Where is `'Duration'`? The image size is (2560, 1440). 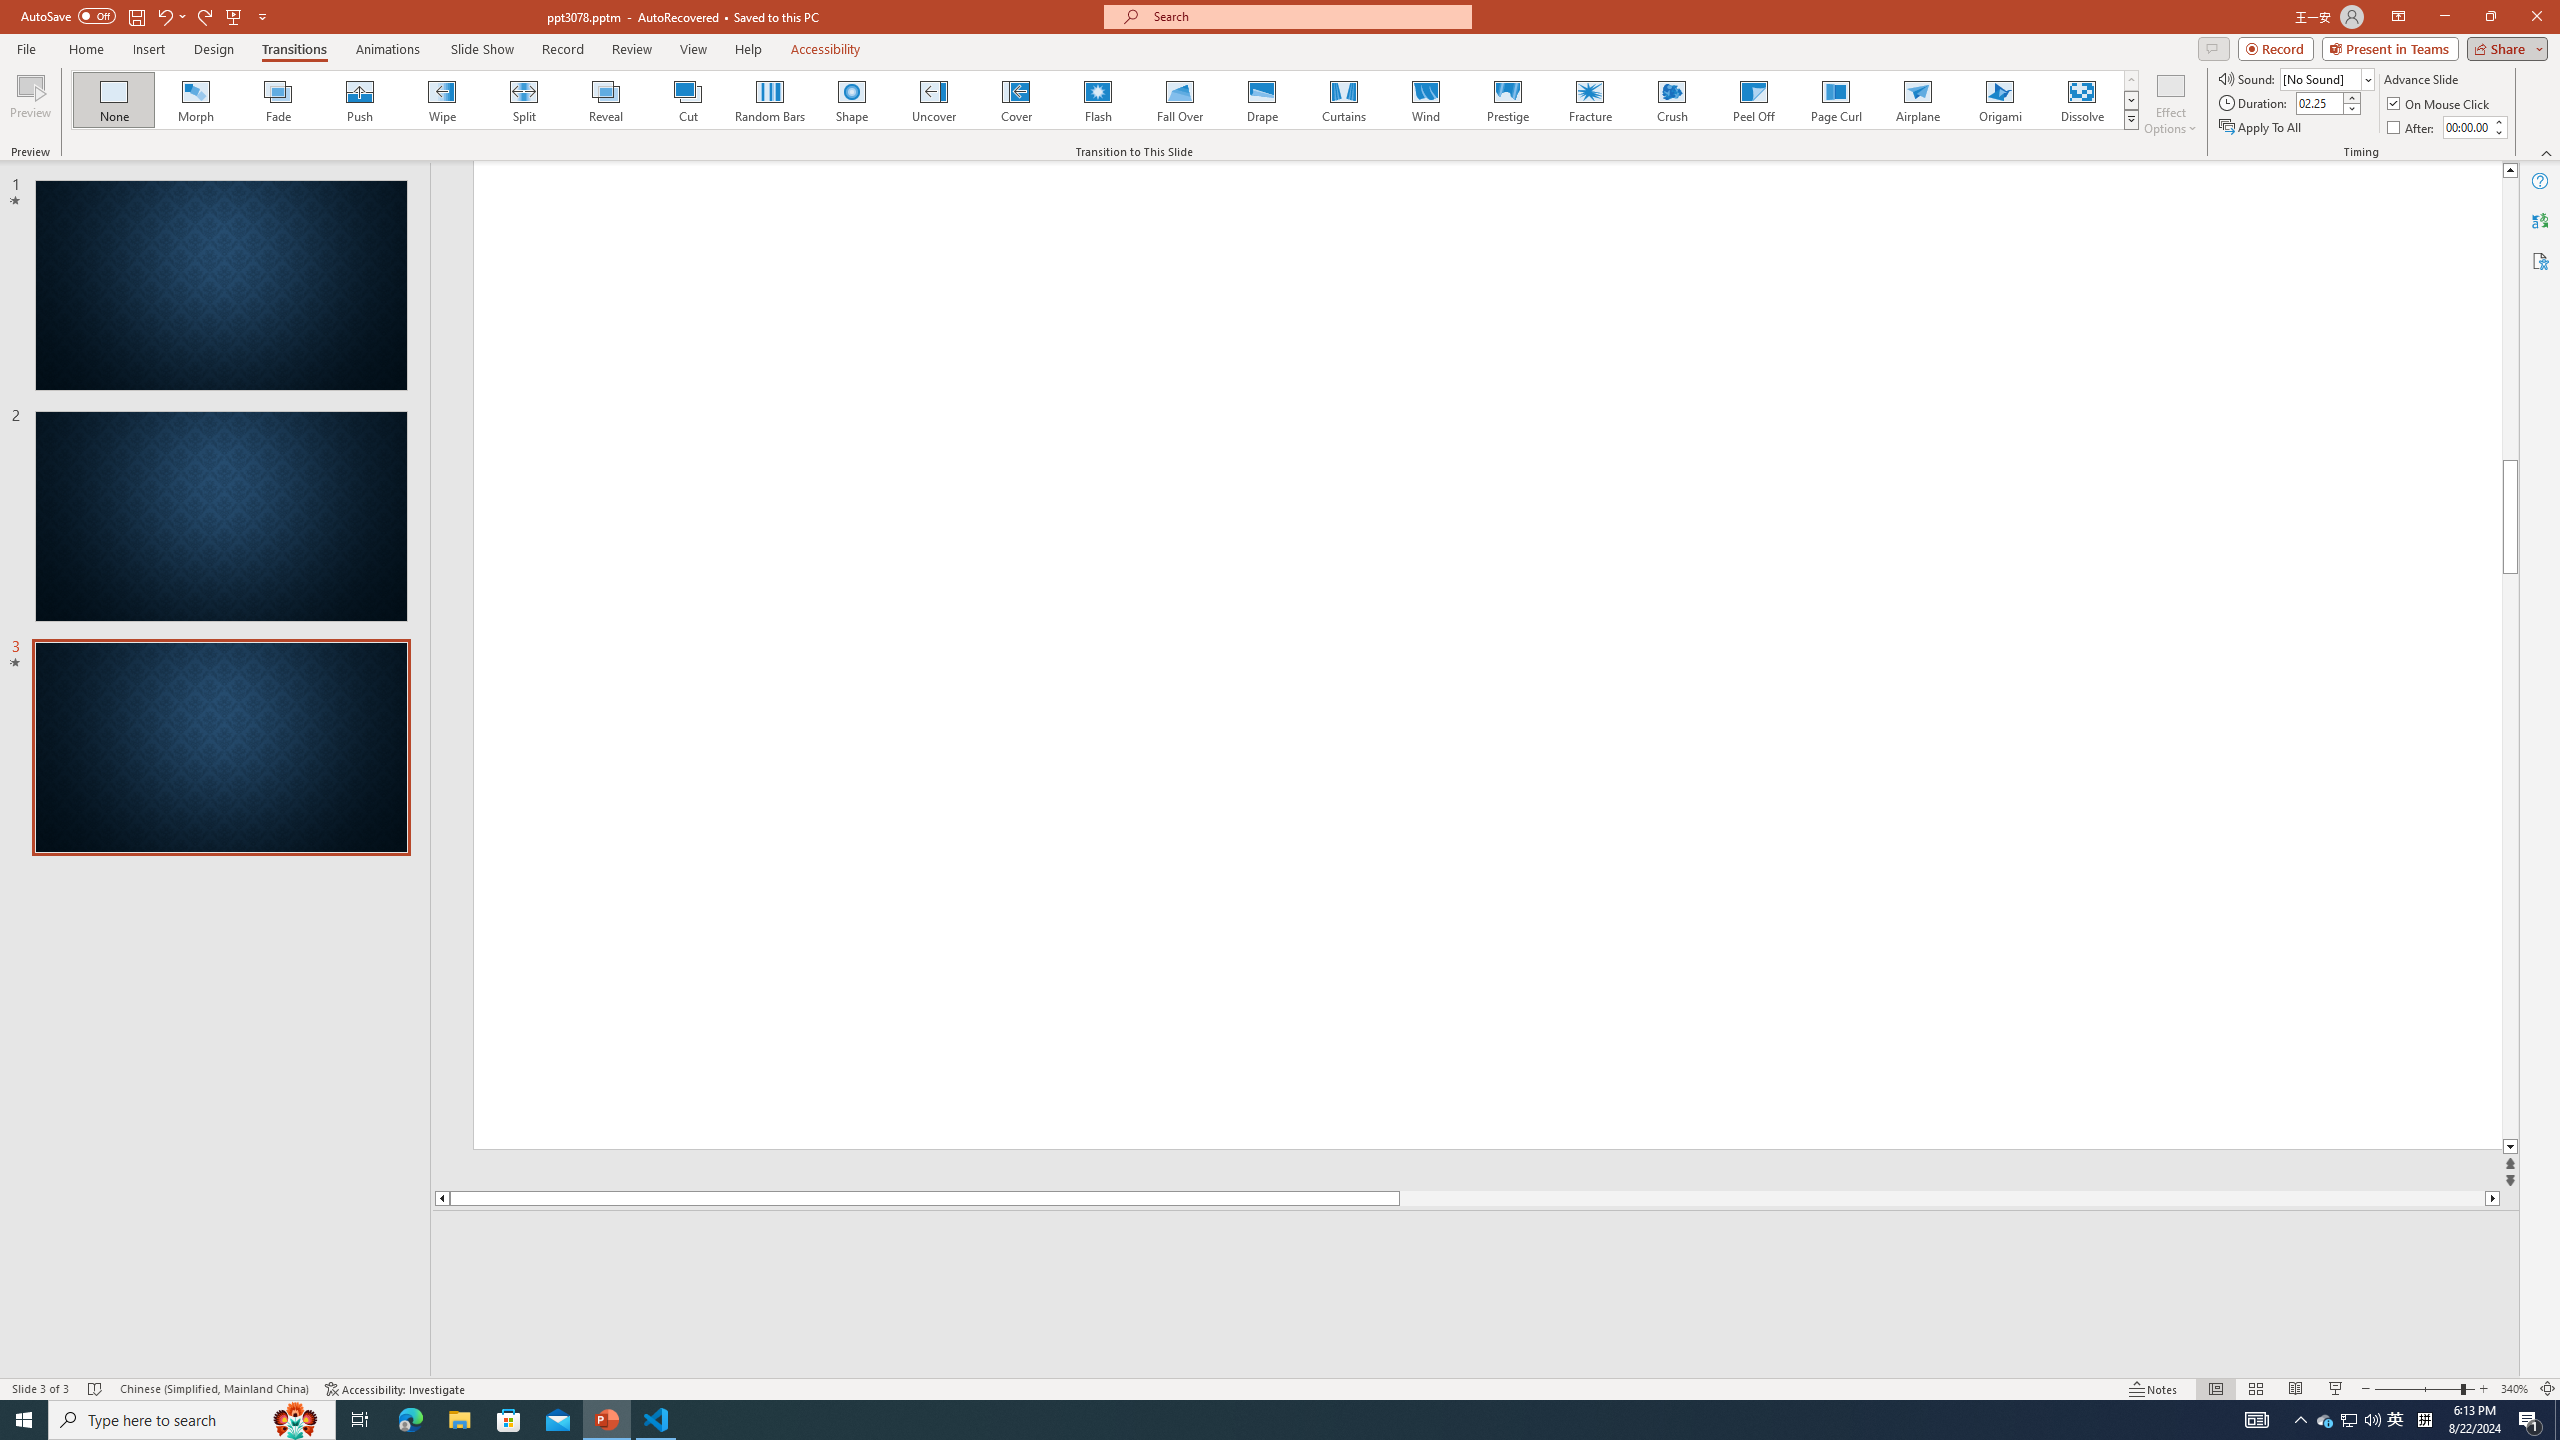
'Duration' is located at coordinates (2319, 102).